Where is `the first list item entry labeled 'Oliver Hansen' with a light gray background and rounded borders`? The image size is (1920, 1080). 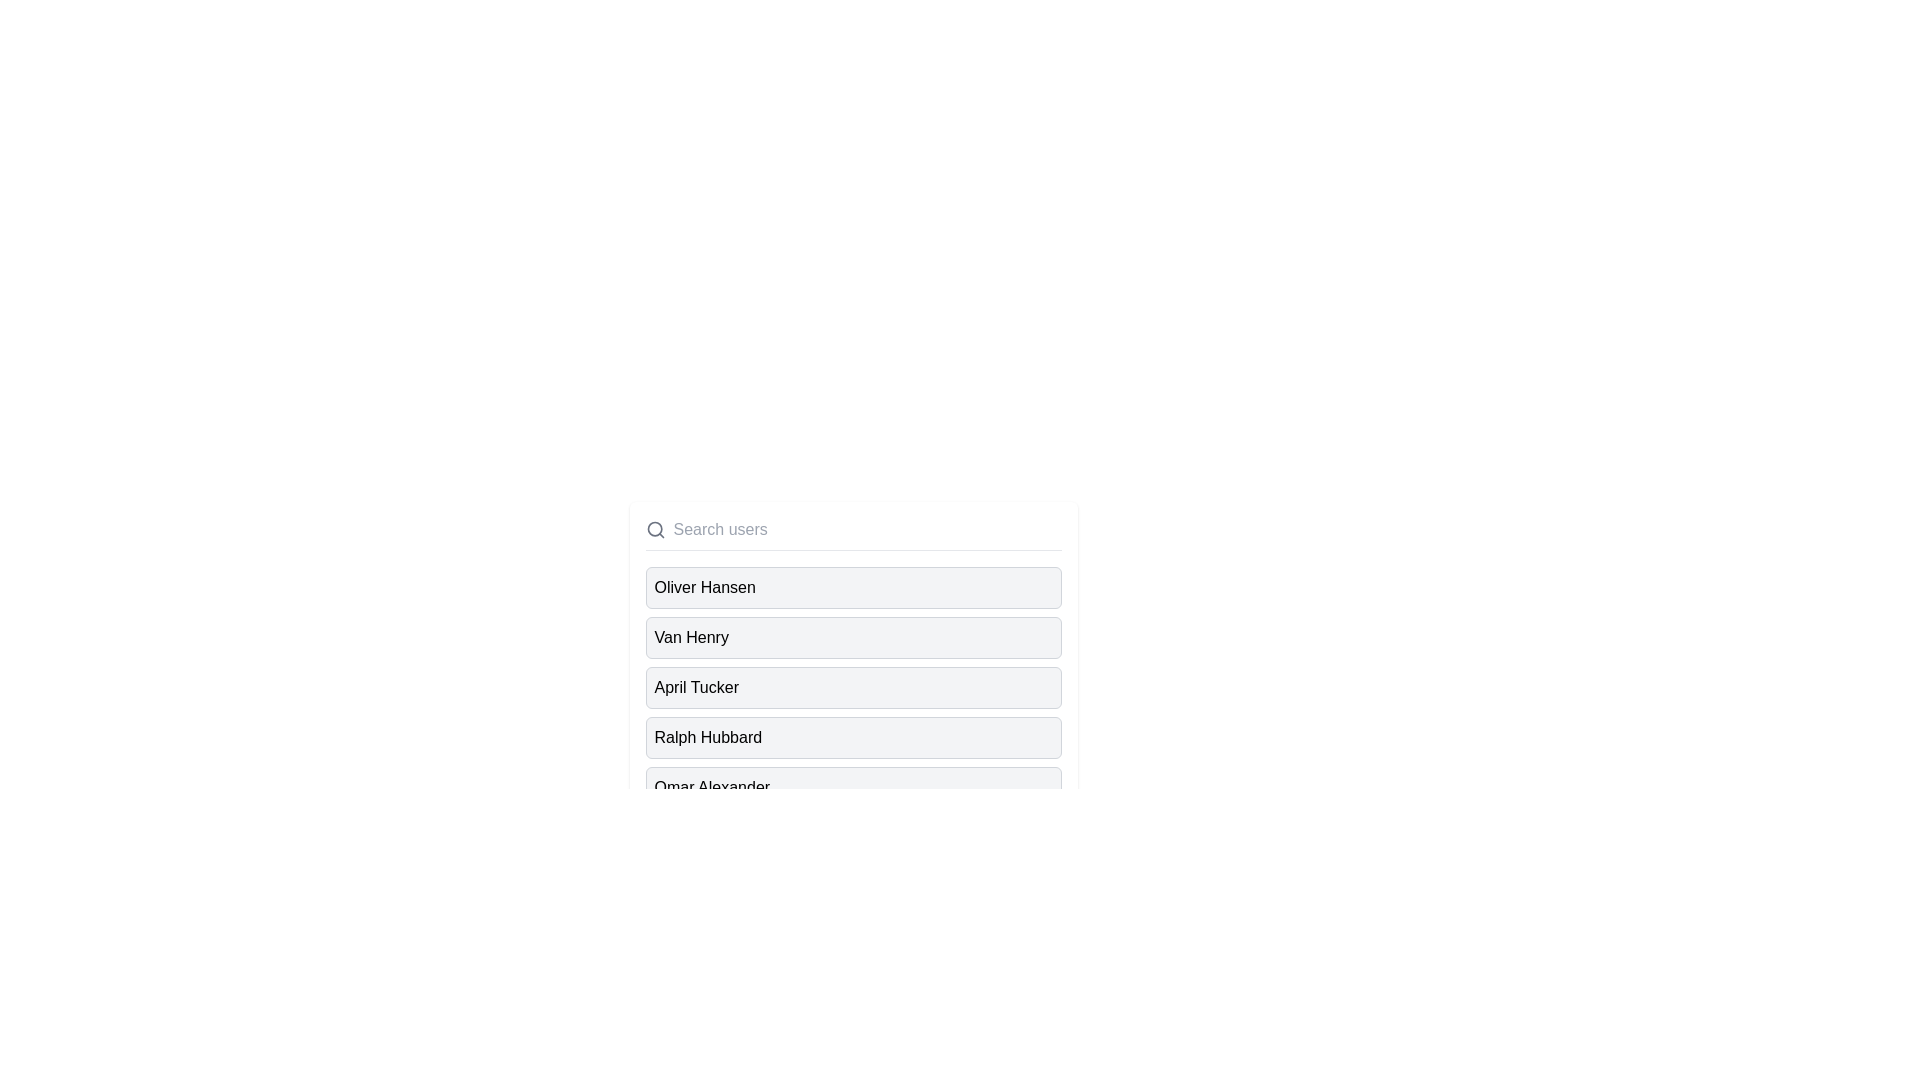 the first list item entry labeled 'Oliver Hansen' with a light gray background and rounded borders is located at coordinates (853, 586).